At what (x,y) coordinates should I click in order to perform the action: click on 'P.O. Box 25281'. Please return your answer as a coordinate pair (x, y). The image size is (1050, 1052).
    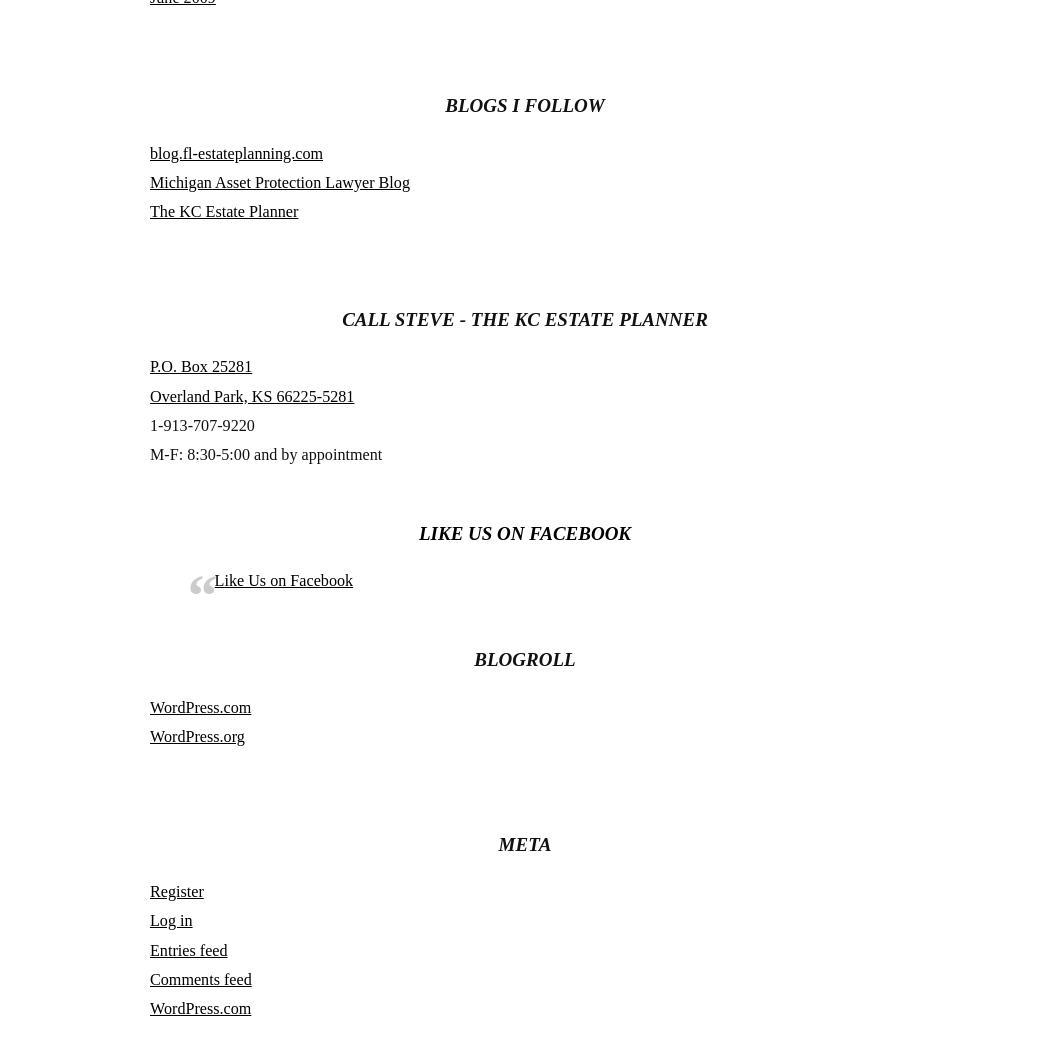
    Looking at the image, I should click on (150, 366).